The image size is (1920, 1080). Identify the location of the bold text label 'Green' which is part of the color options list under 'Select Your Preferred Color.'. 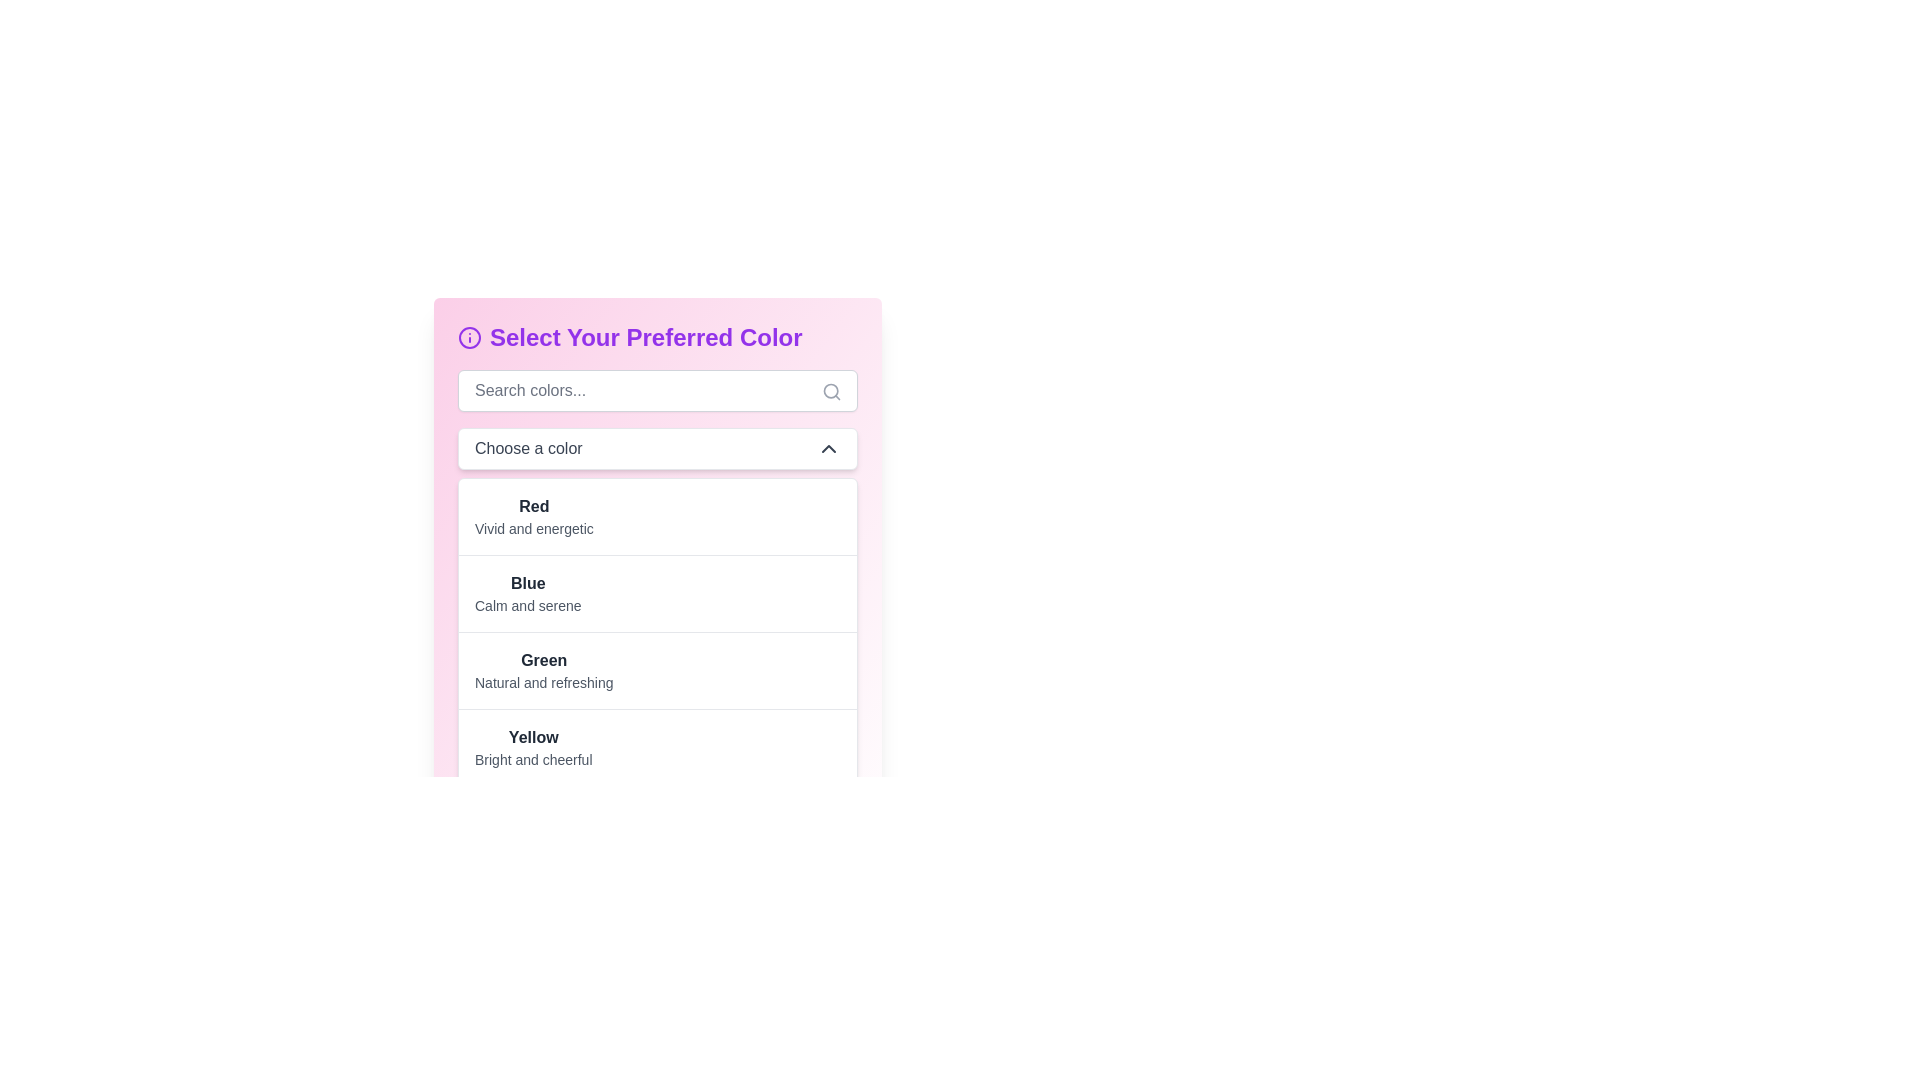
(544, 660).